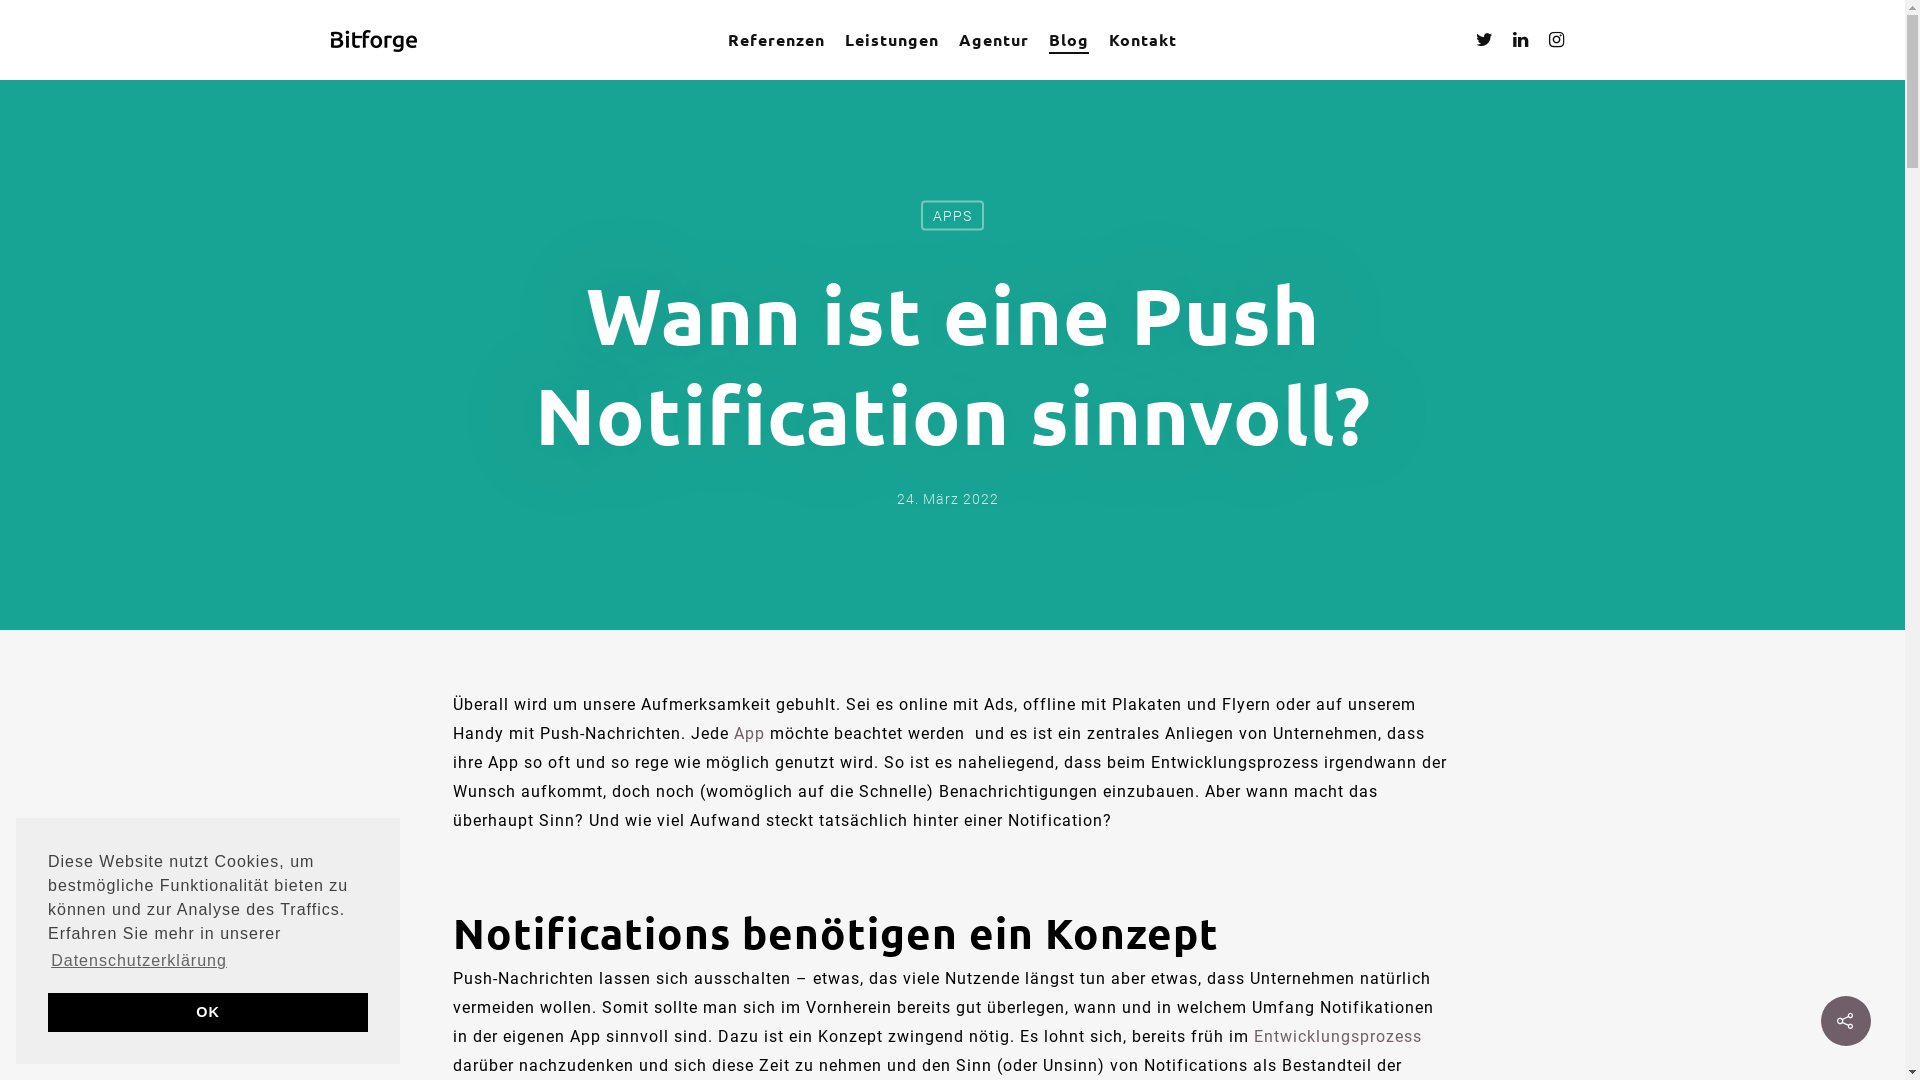 The height and width of the screenshot is (1080, 1920). I want to click on 'App', so click(748, 733).